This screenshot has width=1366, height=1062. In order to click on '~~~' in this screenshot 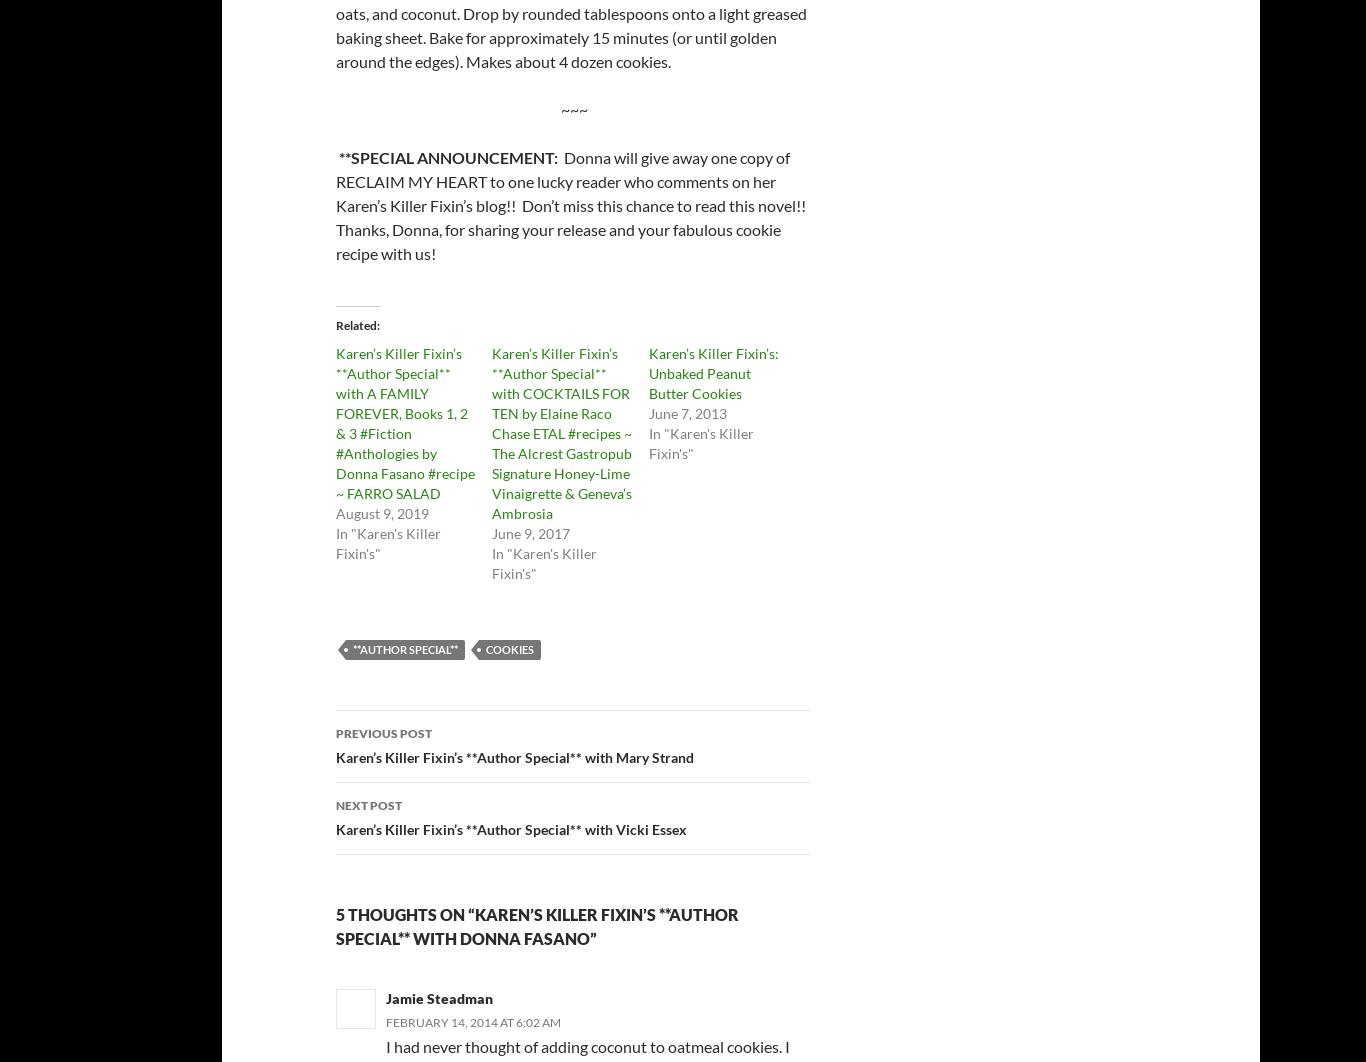, I will do `click(572, 109)`.